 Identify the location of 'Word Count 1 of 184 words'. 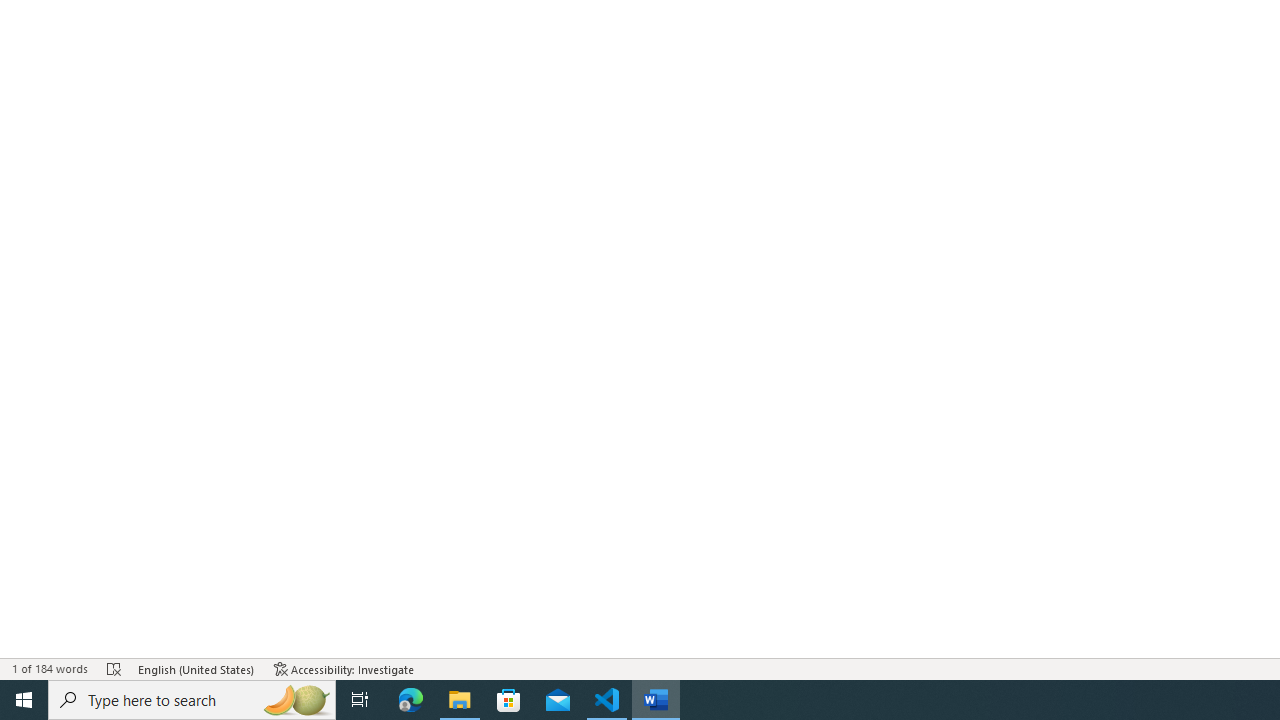
(49, 669).